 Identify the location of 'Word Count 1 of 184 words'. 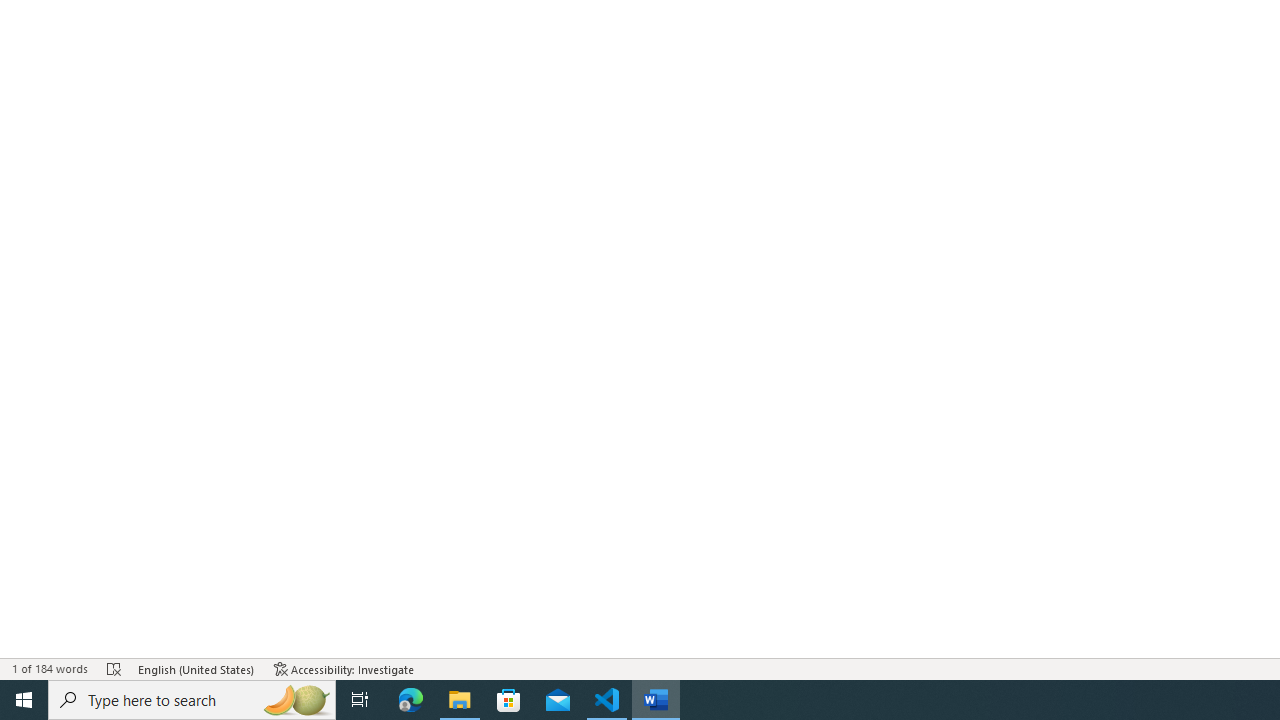
(49, 669).